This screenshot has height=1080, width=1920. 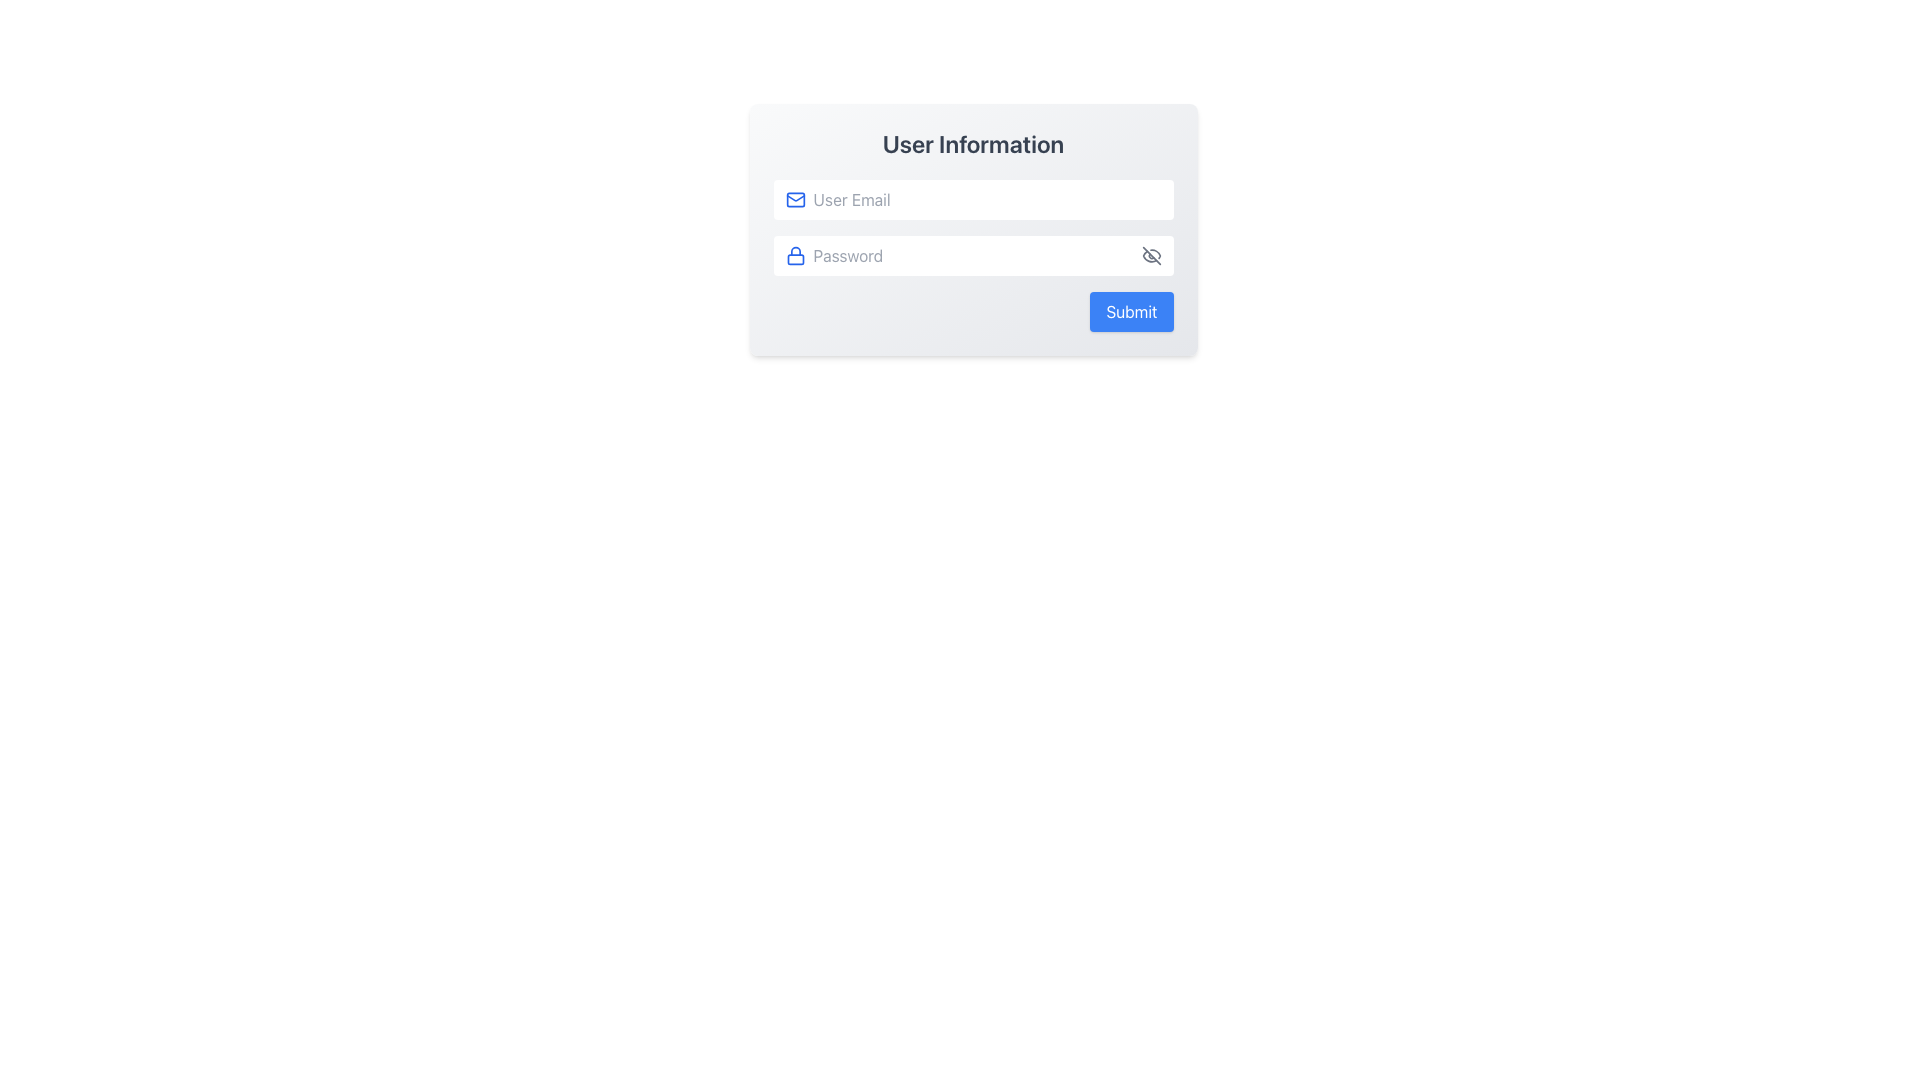 What do you see at coordinates (1131, 312) in the screenshot?
I see `the submit button located at the bottom-right corner of the user input form` at bounding box center [1131, 312].